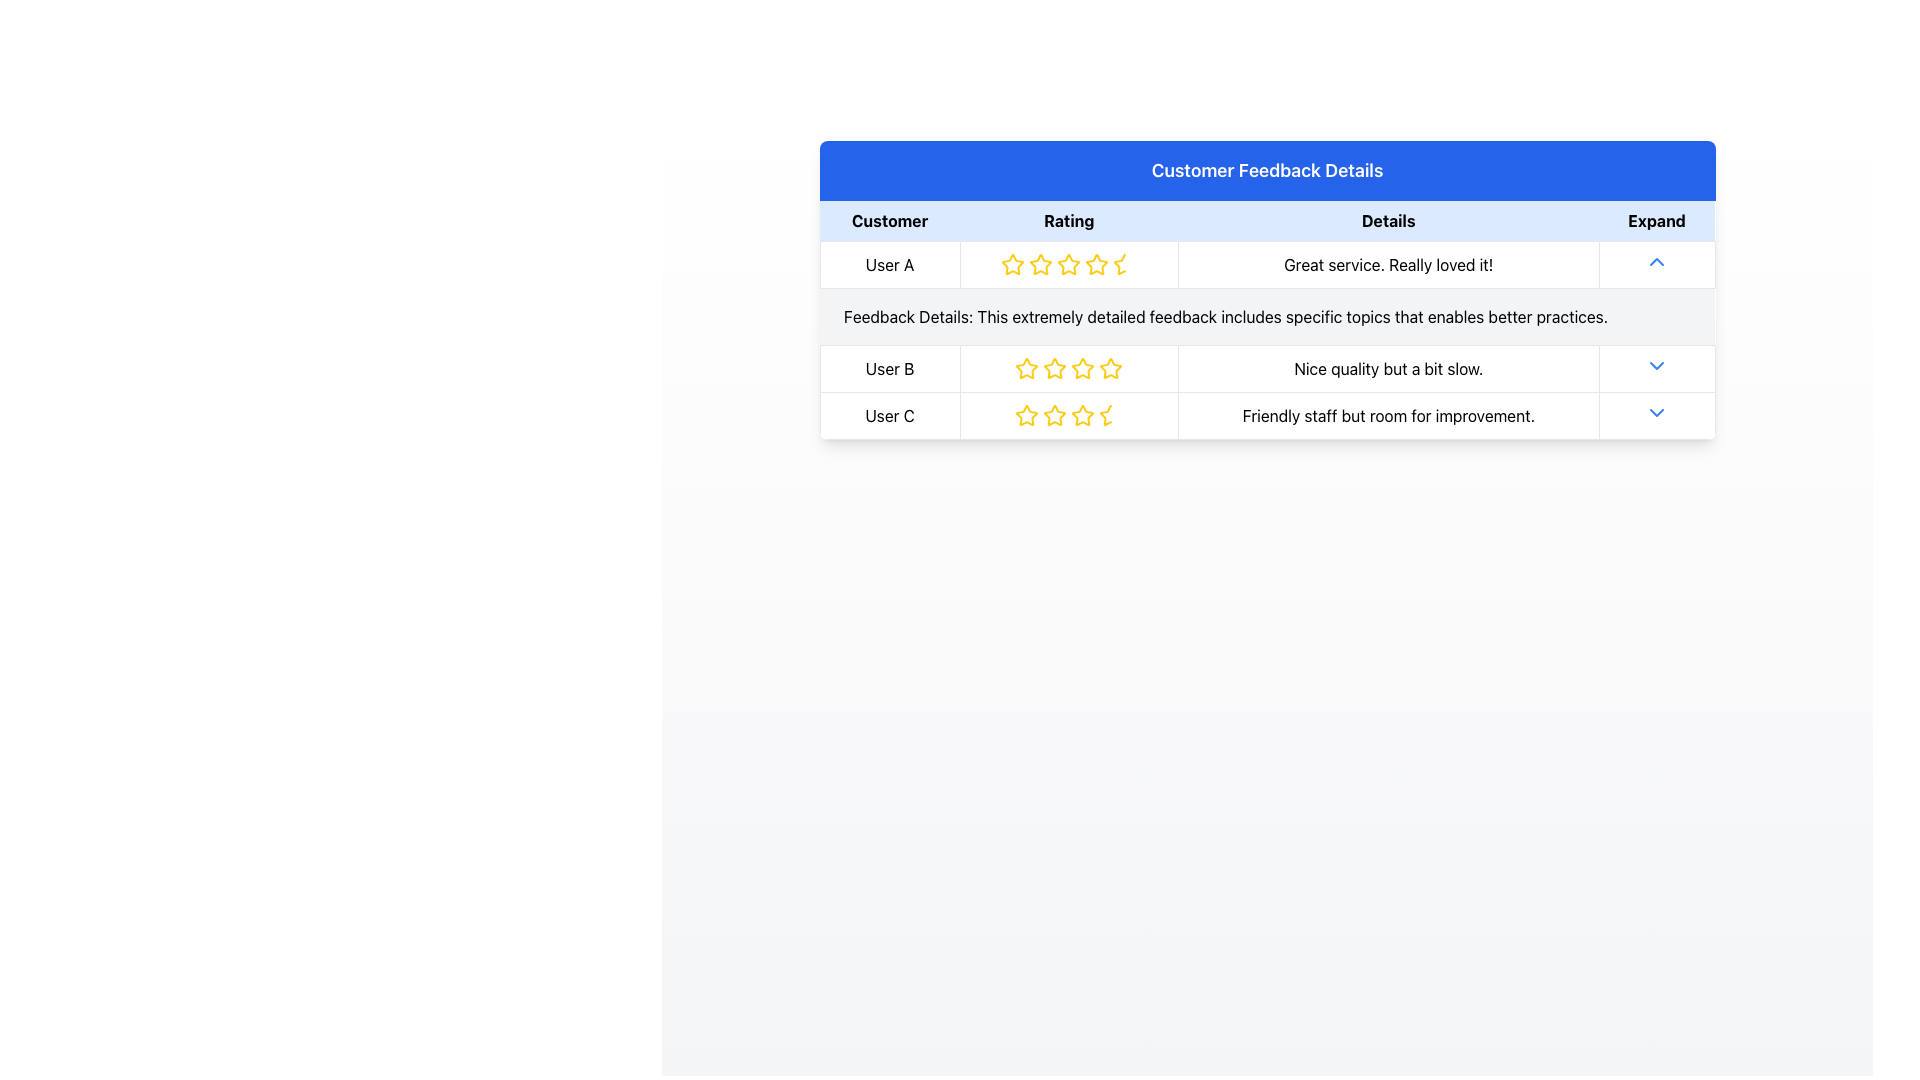  Describe the element at coordinates (1068, 264) in the screenshot. I see `the third star icon` at that location.